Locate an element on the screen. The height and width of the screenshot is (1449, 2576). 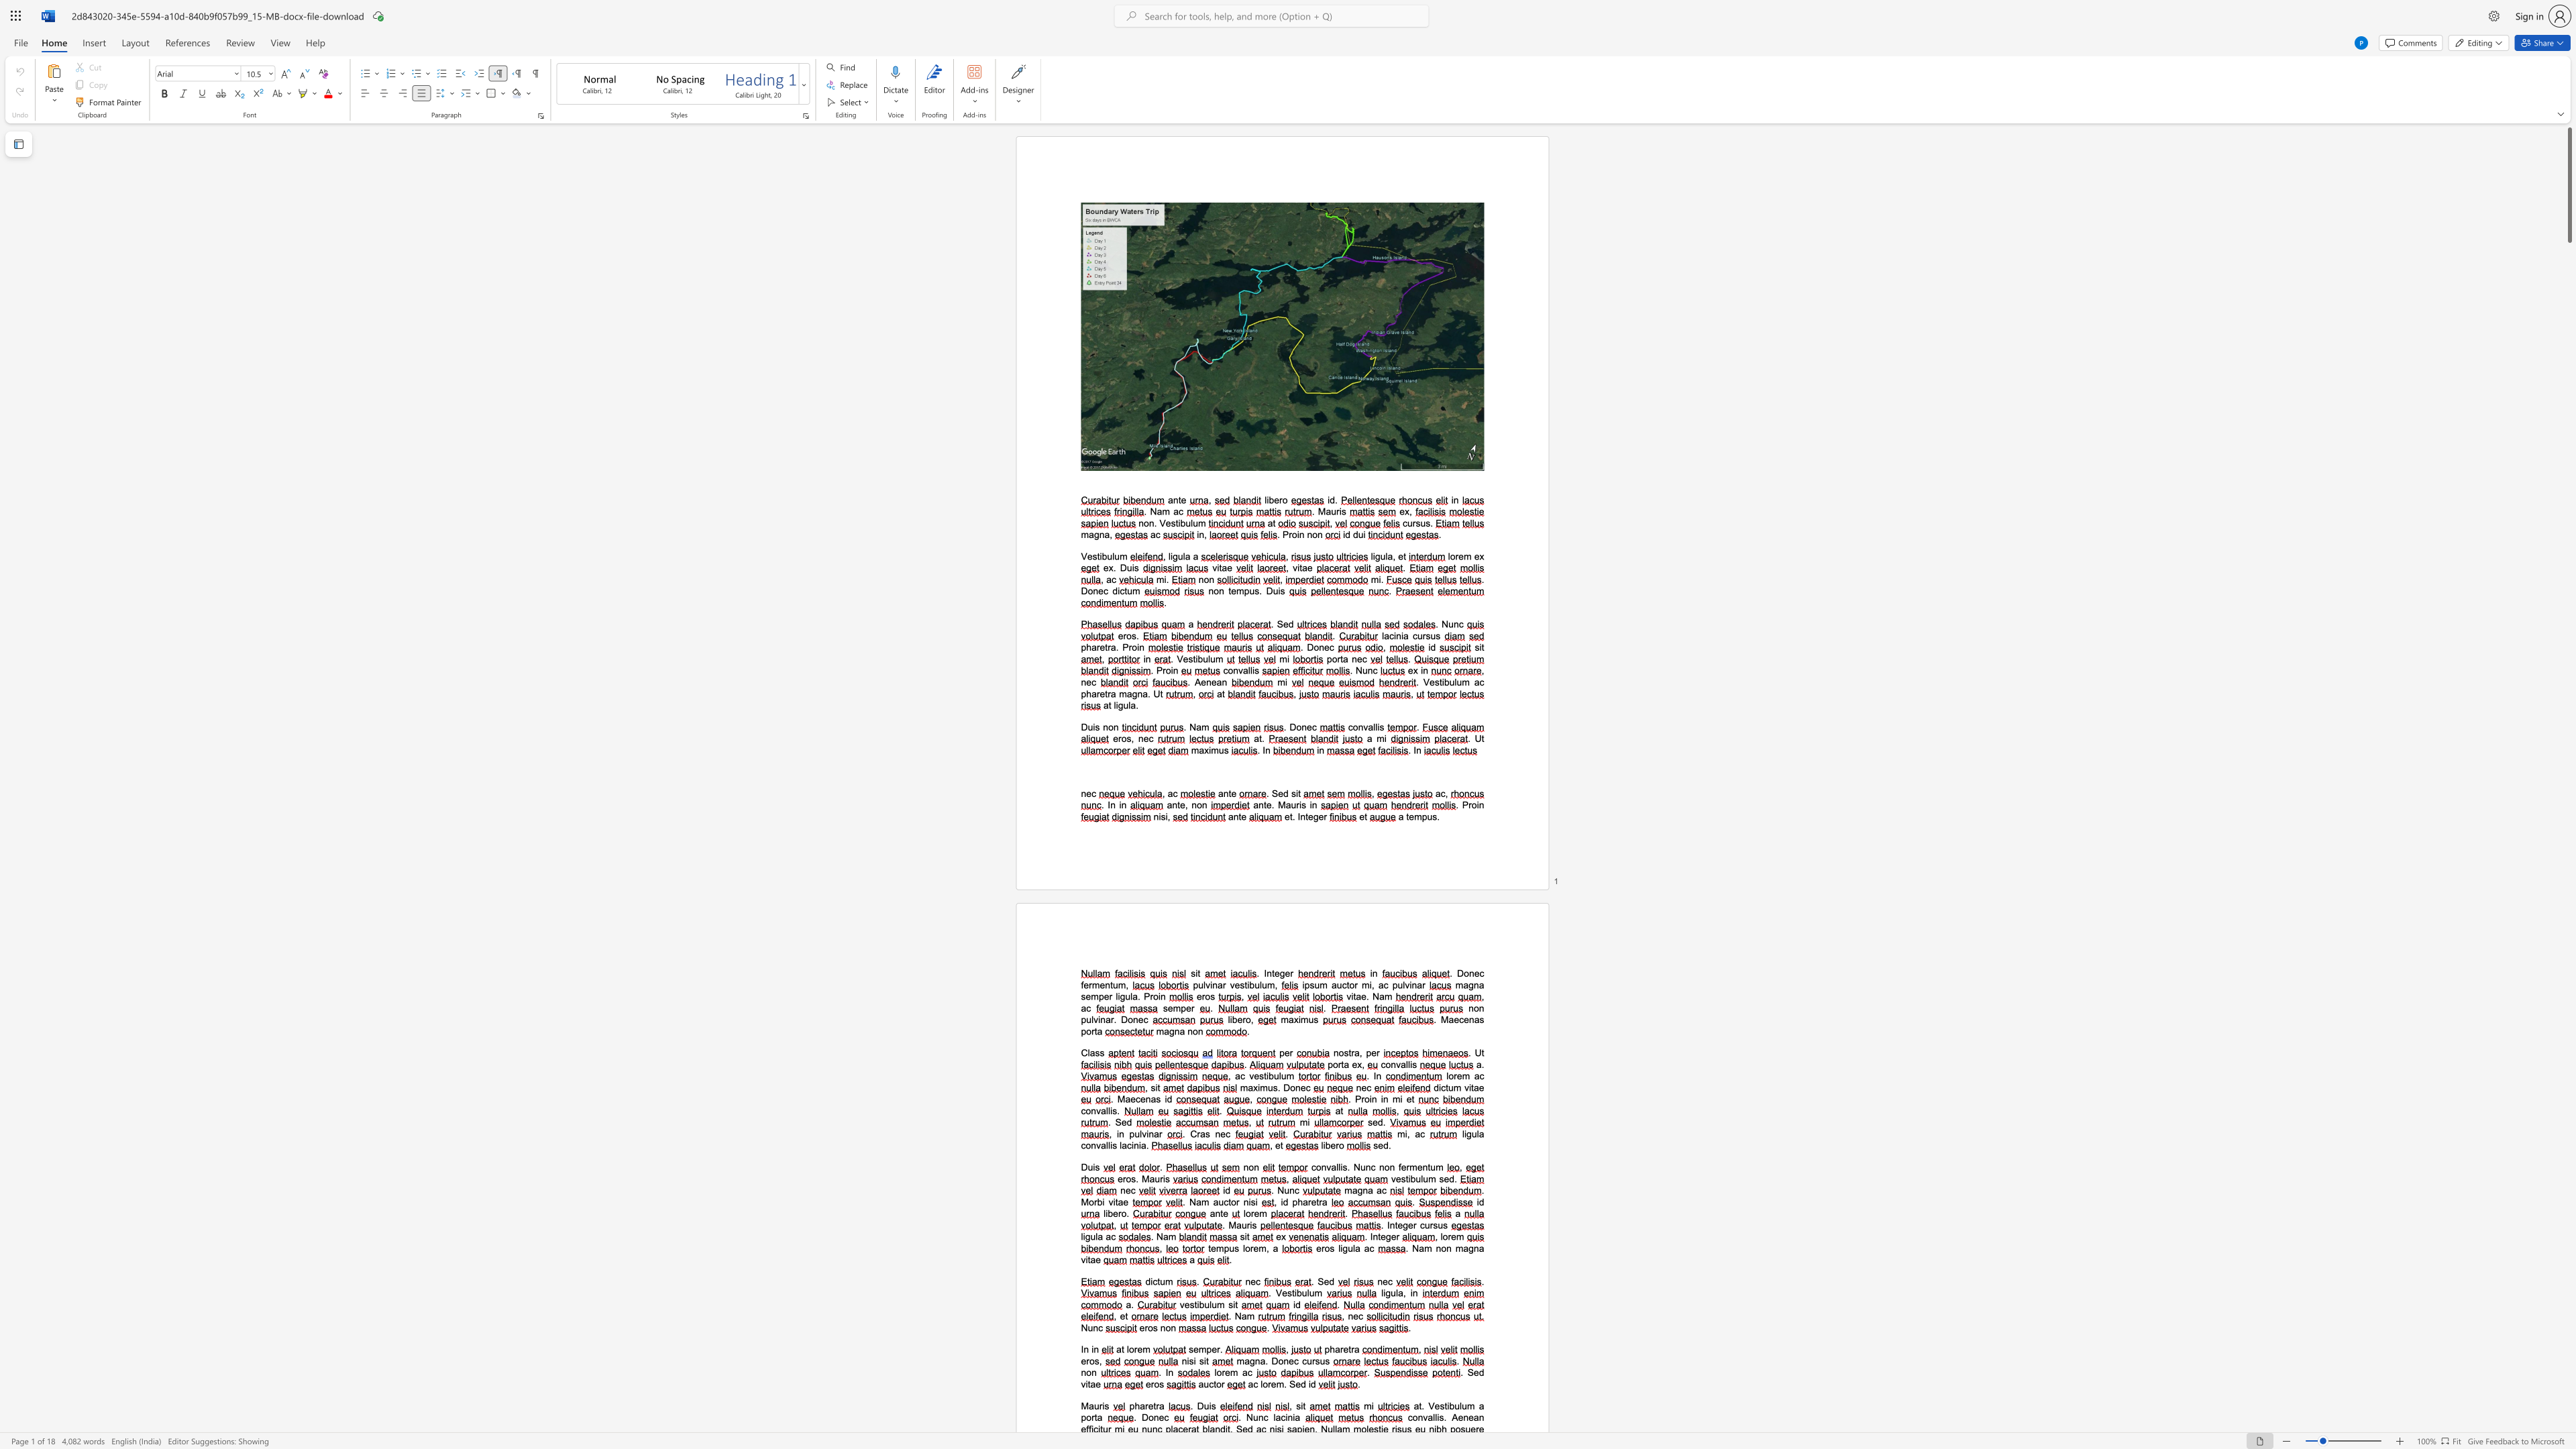
the space between the continuous character "r" and "o" in the text is located at coordinates (1122, 738).